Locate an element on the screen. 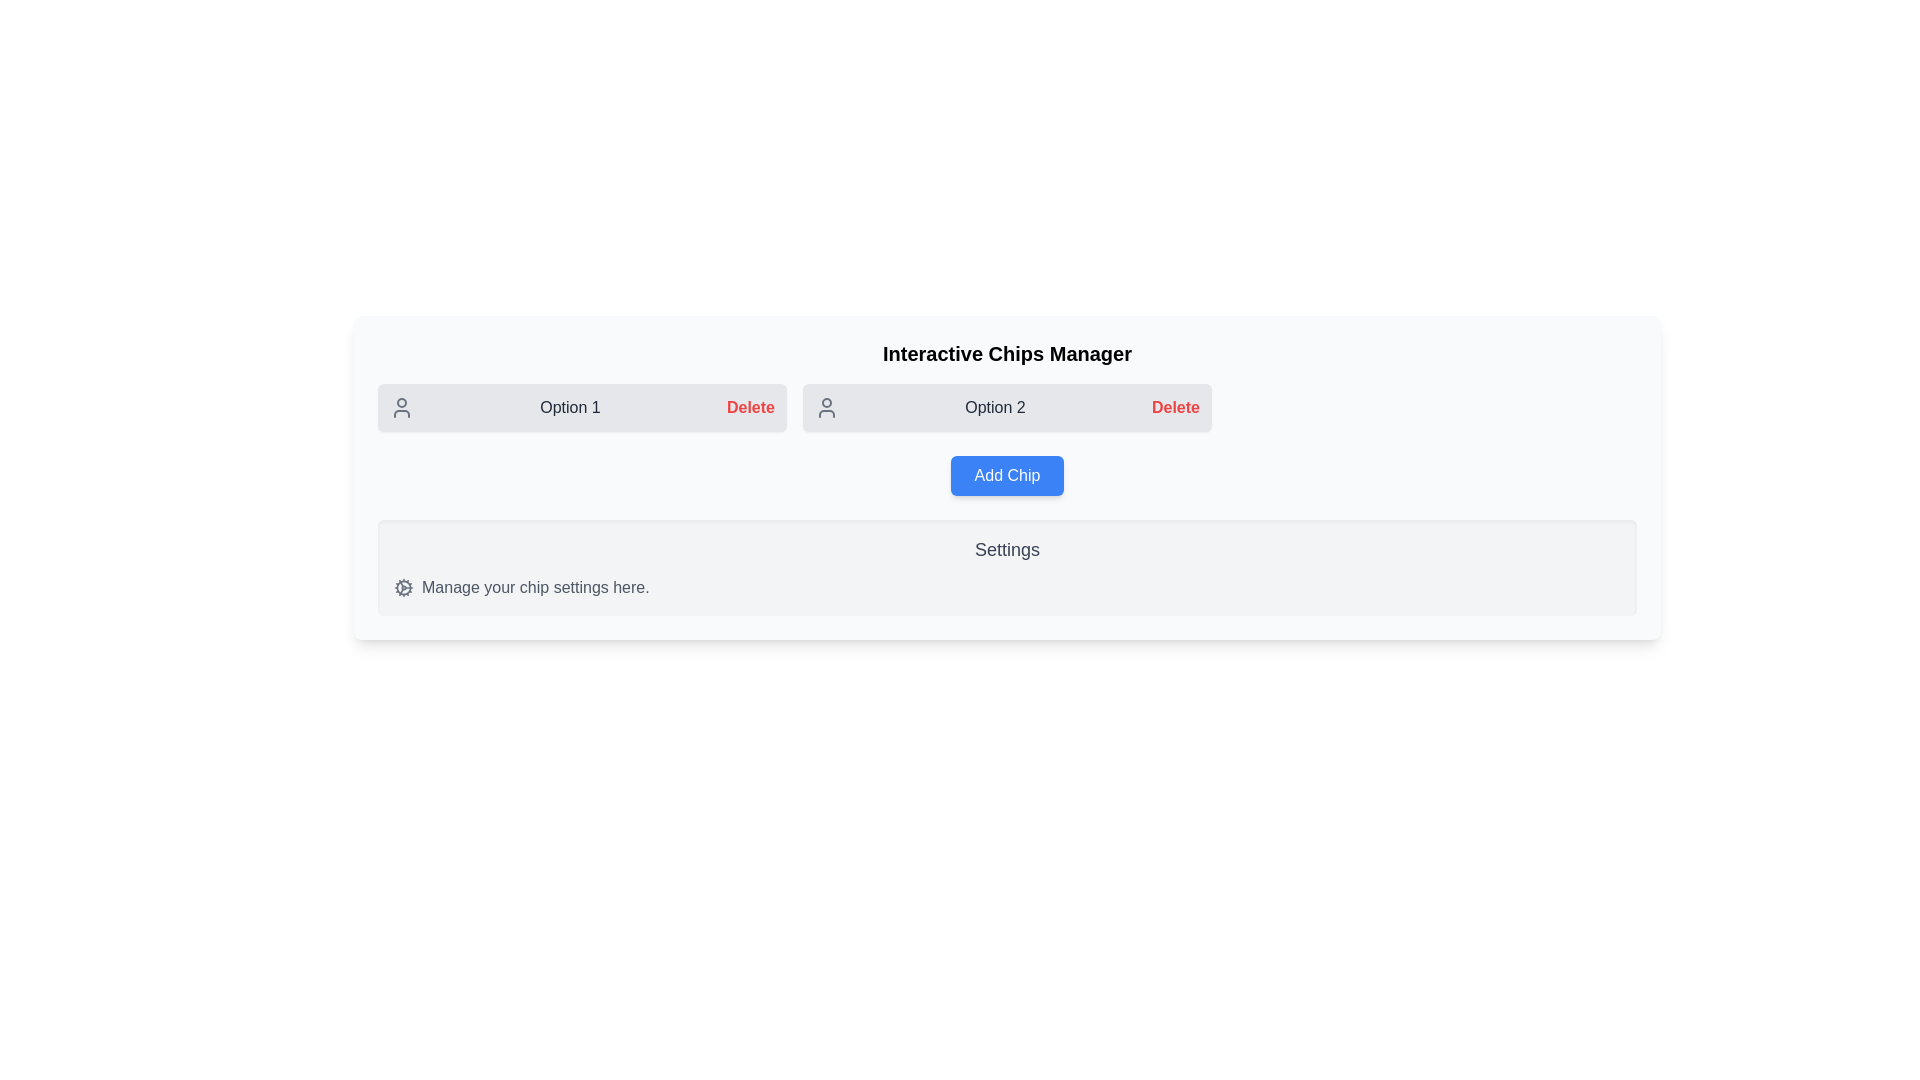 The image size is (1920, 1080). the chip labeled Option 2 by clicking its 'Delete' button is located at coordinates (1176, 407).